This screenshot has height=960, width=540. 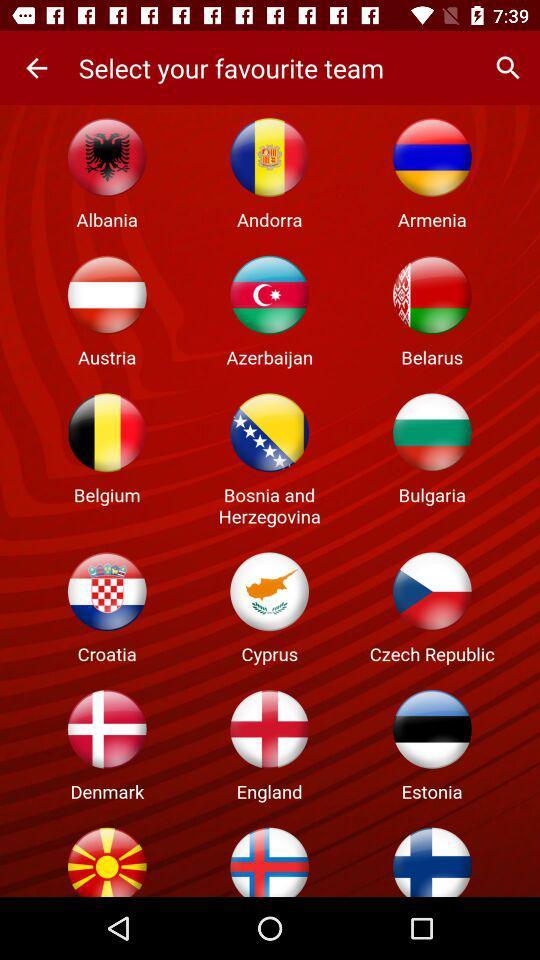 I want to click on app to the left of select your favourite item, so click(x=36, y=68).